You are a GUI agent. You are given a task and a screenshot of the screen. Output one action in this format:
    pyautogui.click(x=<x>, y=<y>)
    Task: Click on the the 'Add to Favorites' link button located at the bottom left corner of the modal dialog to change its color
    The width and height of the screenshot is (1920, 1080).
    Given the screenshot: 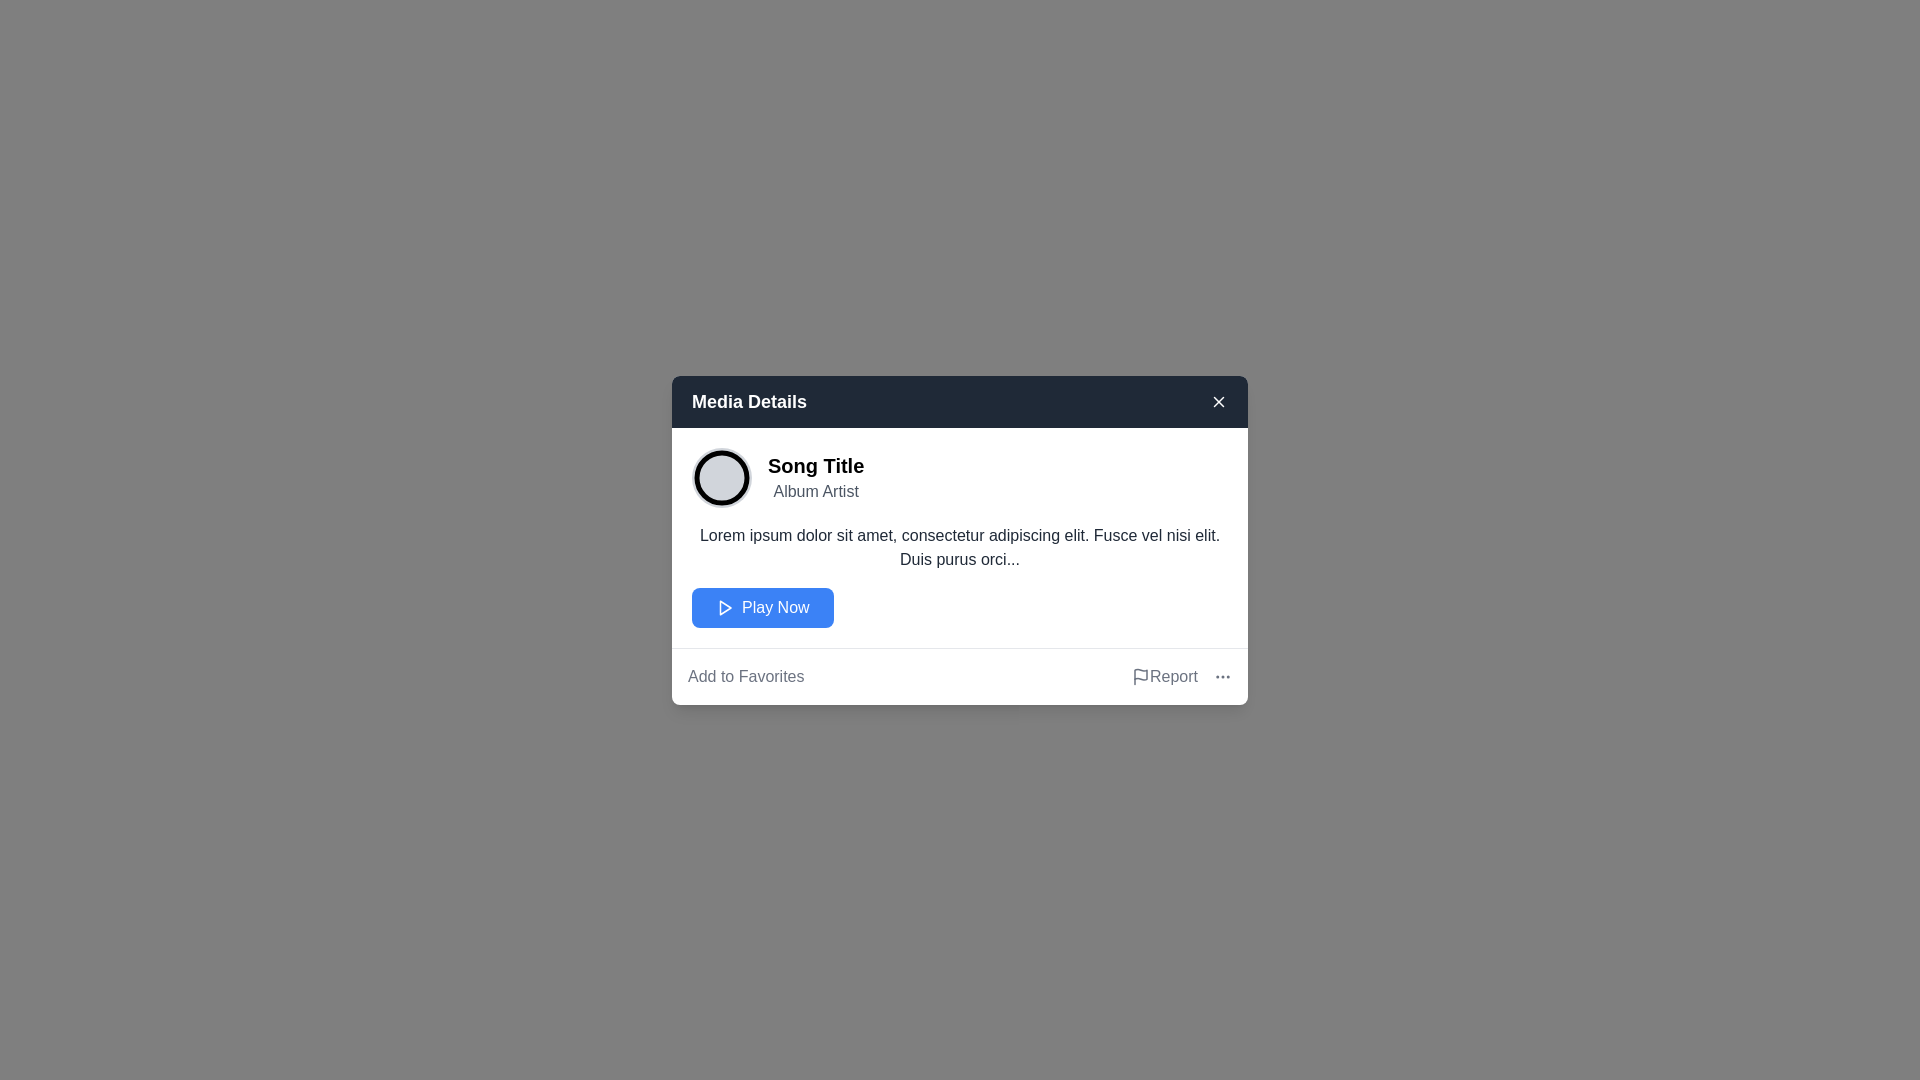 What is the action you would take?
    pyautogui.click(x=745, y=675)
    